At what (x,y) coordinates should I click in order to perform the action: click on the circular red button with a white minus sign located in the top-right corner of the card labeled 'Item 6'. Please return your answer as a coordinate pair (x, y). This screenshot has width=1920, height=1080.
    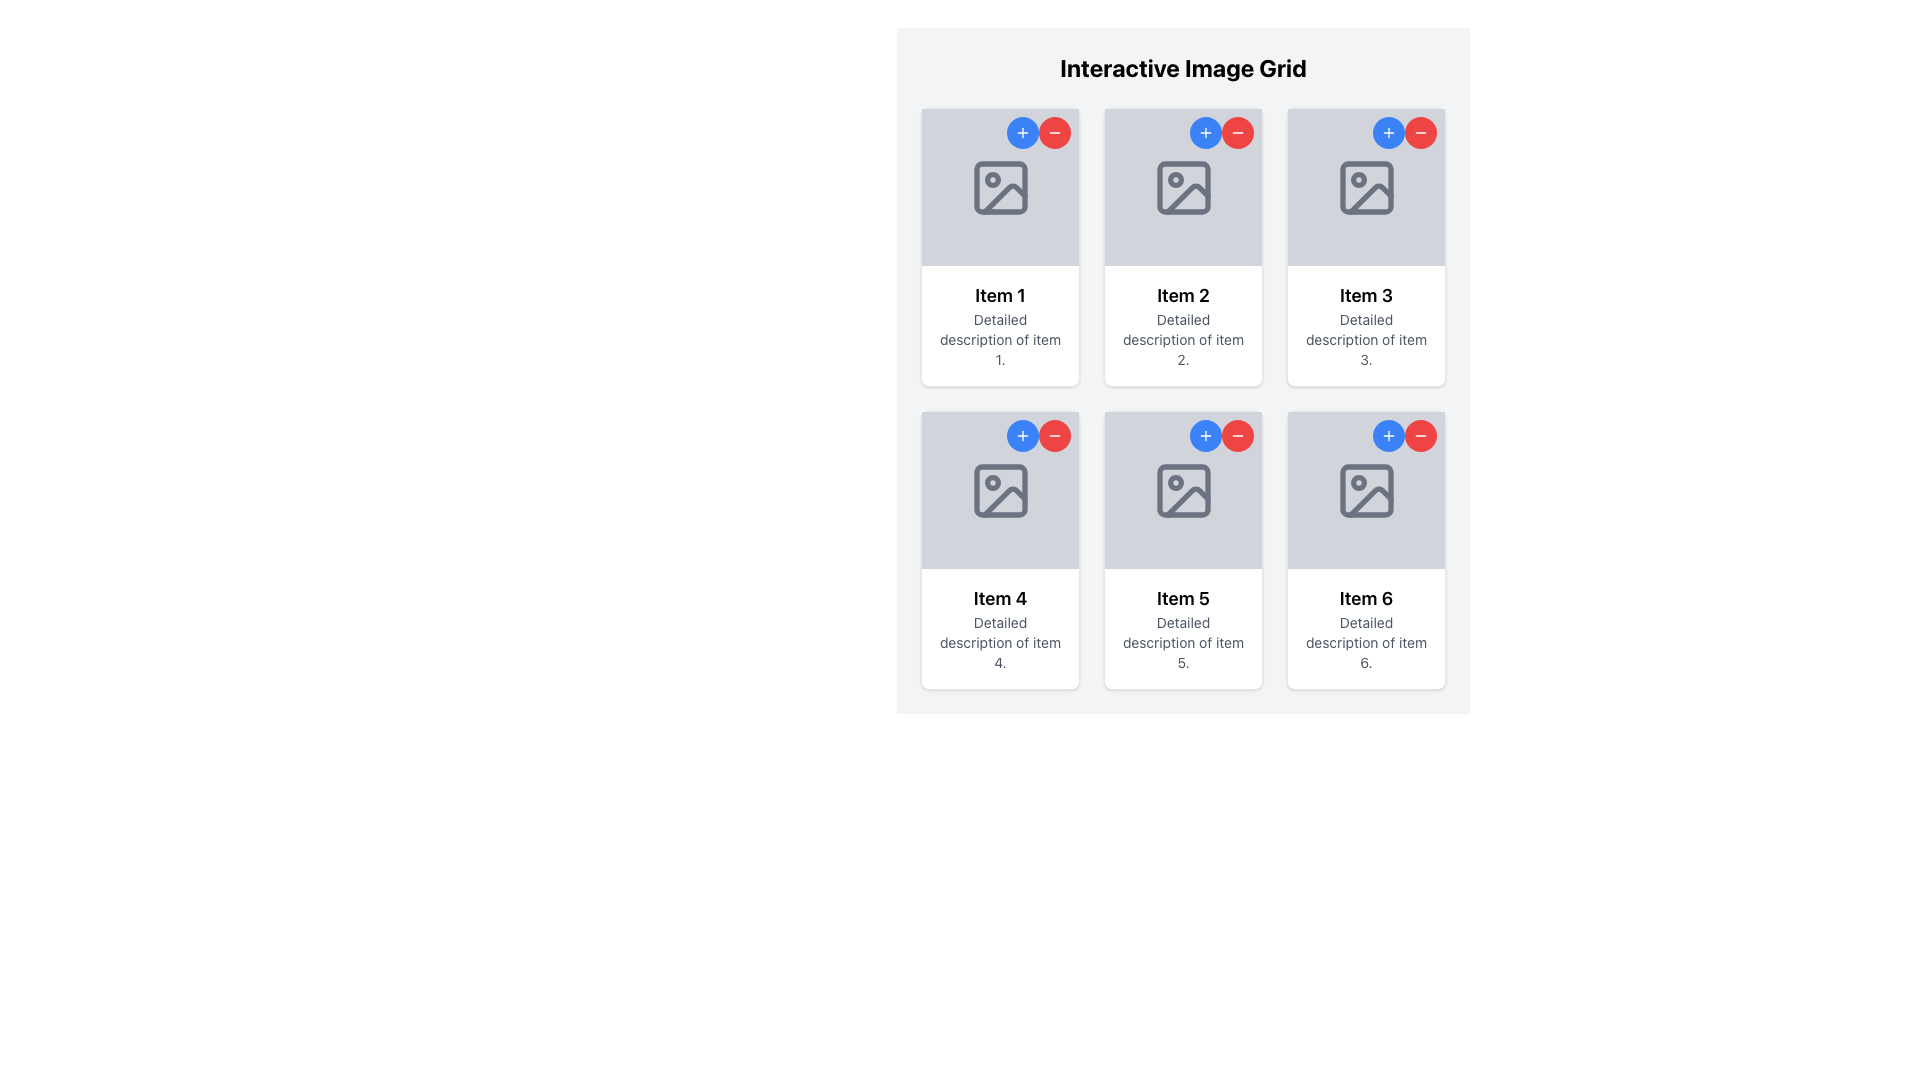
    Looking at the image, I should click on (1419, 434).